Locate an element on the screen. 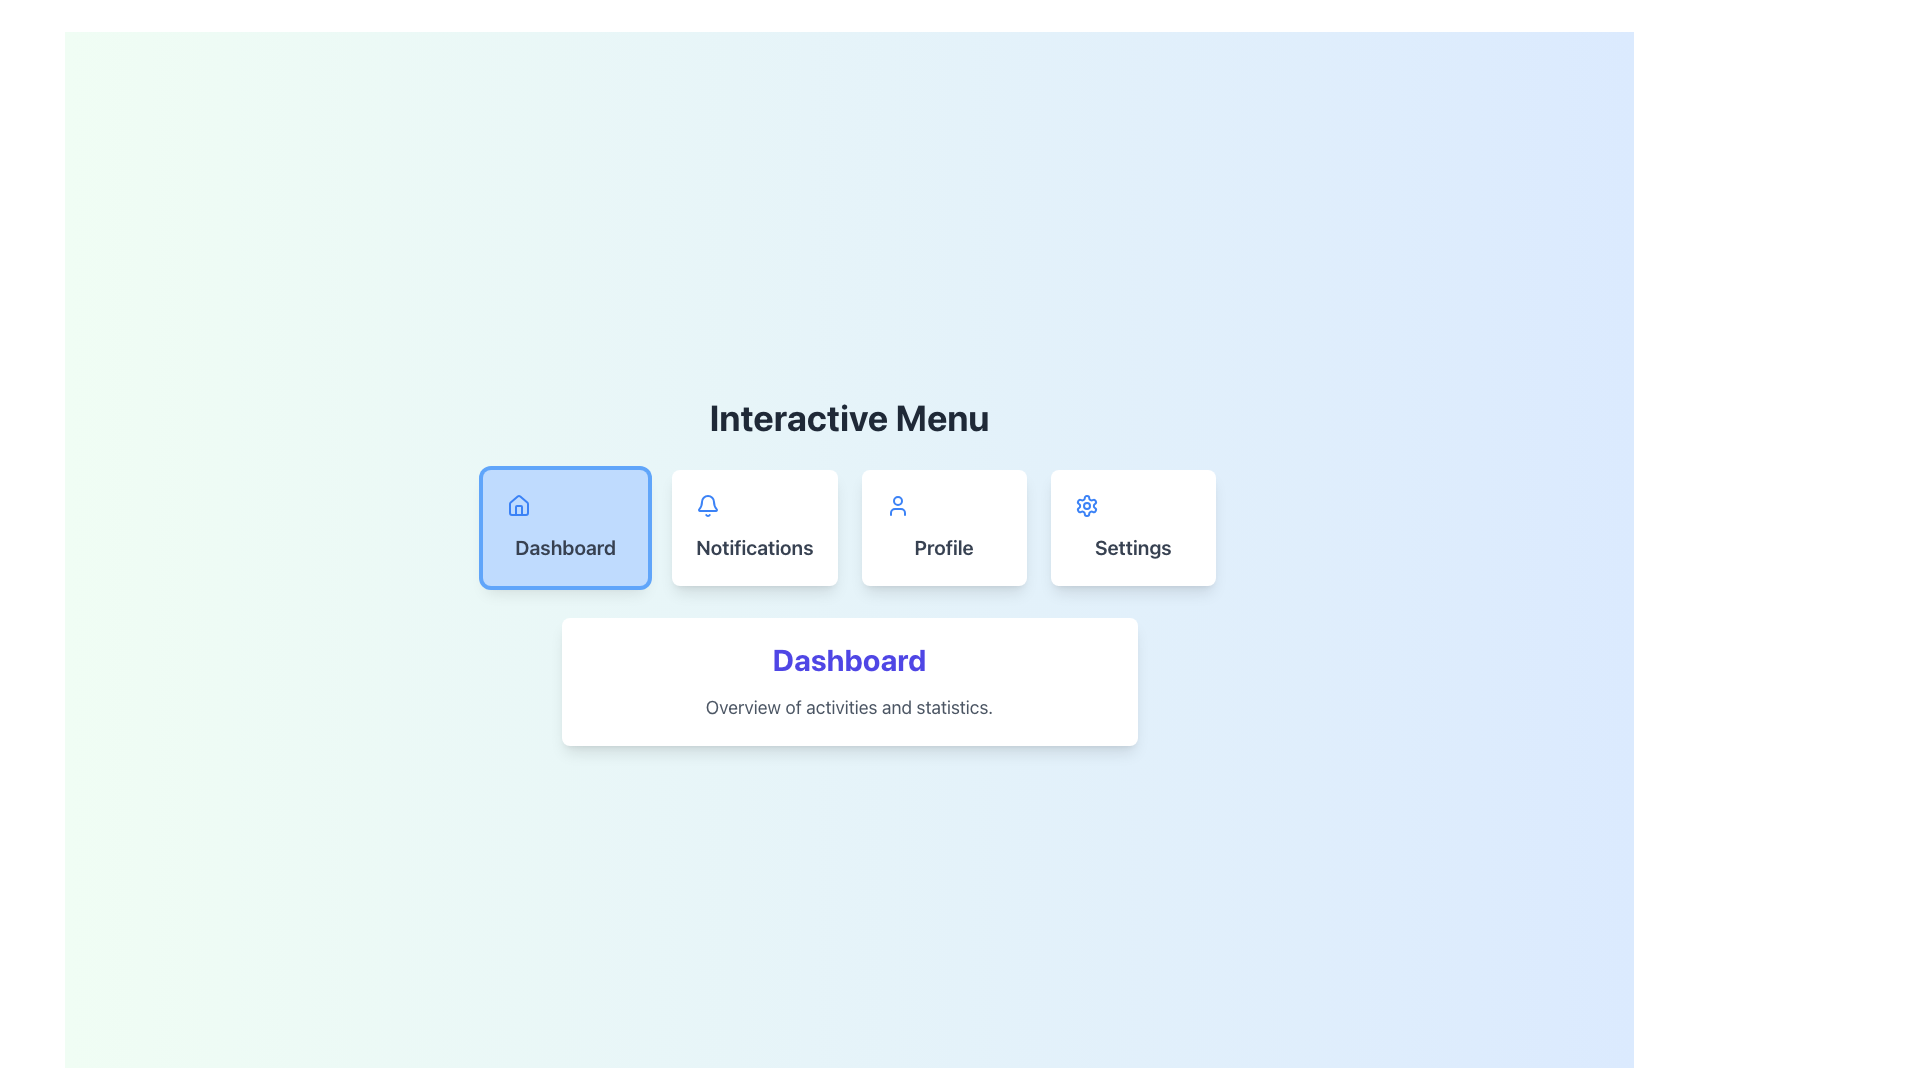 The height and width of the screenshot is (1080, 1920). the settings button, which is the fourth card in the horizontal arrangement is located at coordinates (1133, 527).